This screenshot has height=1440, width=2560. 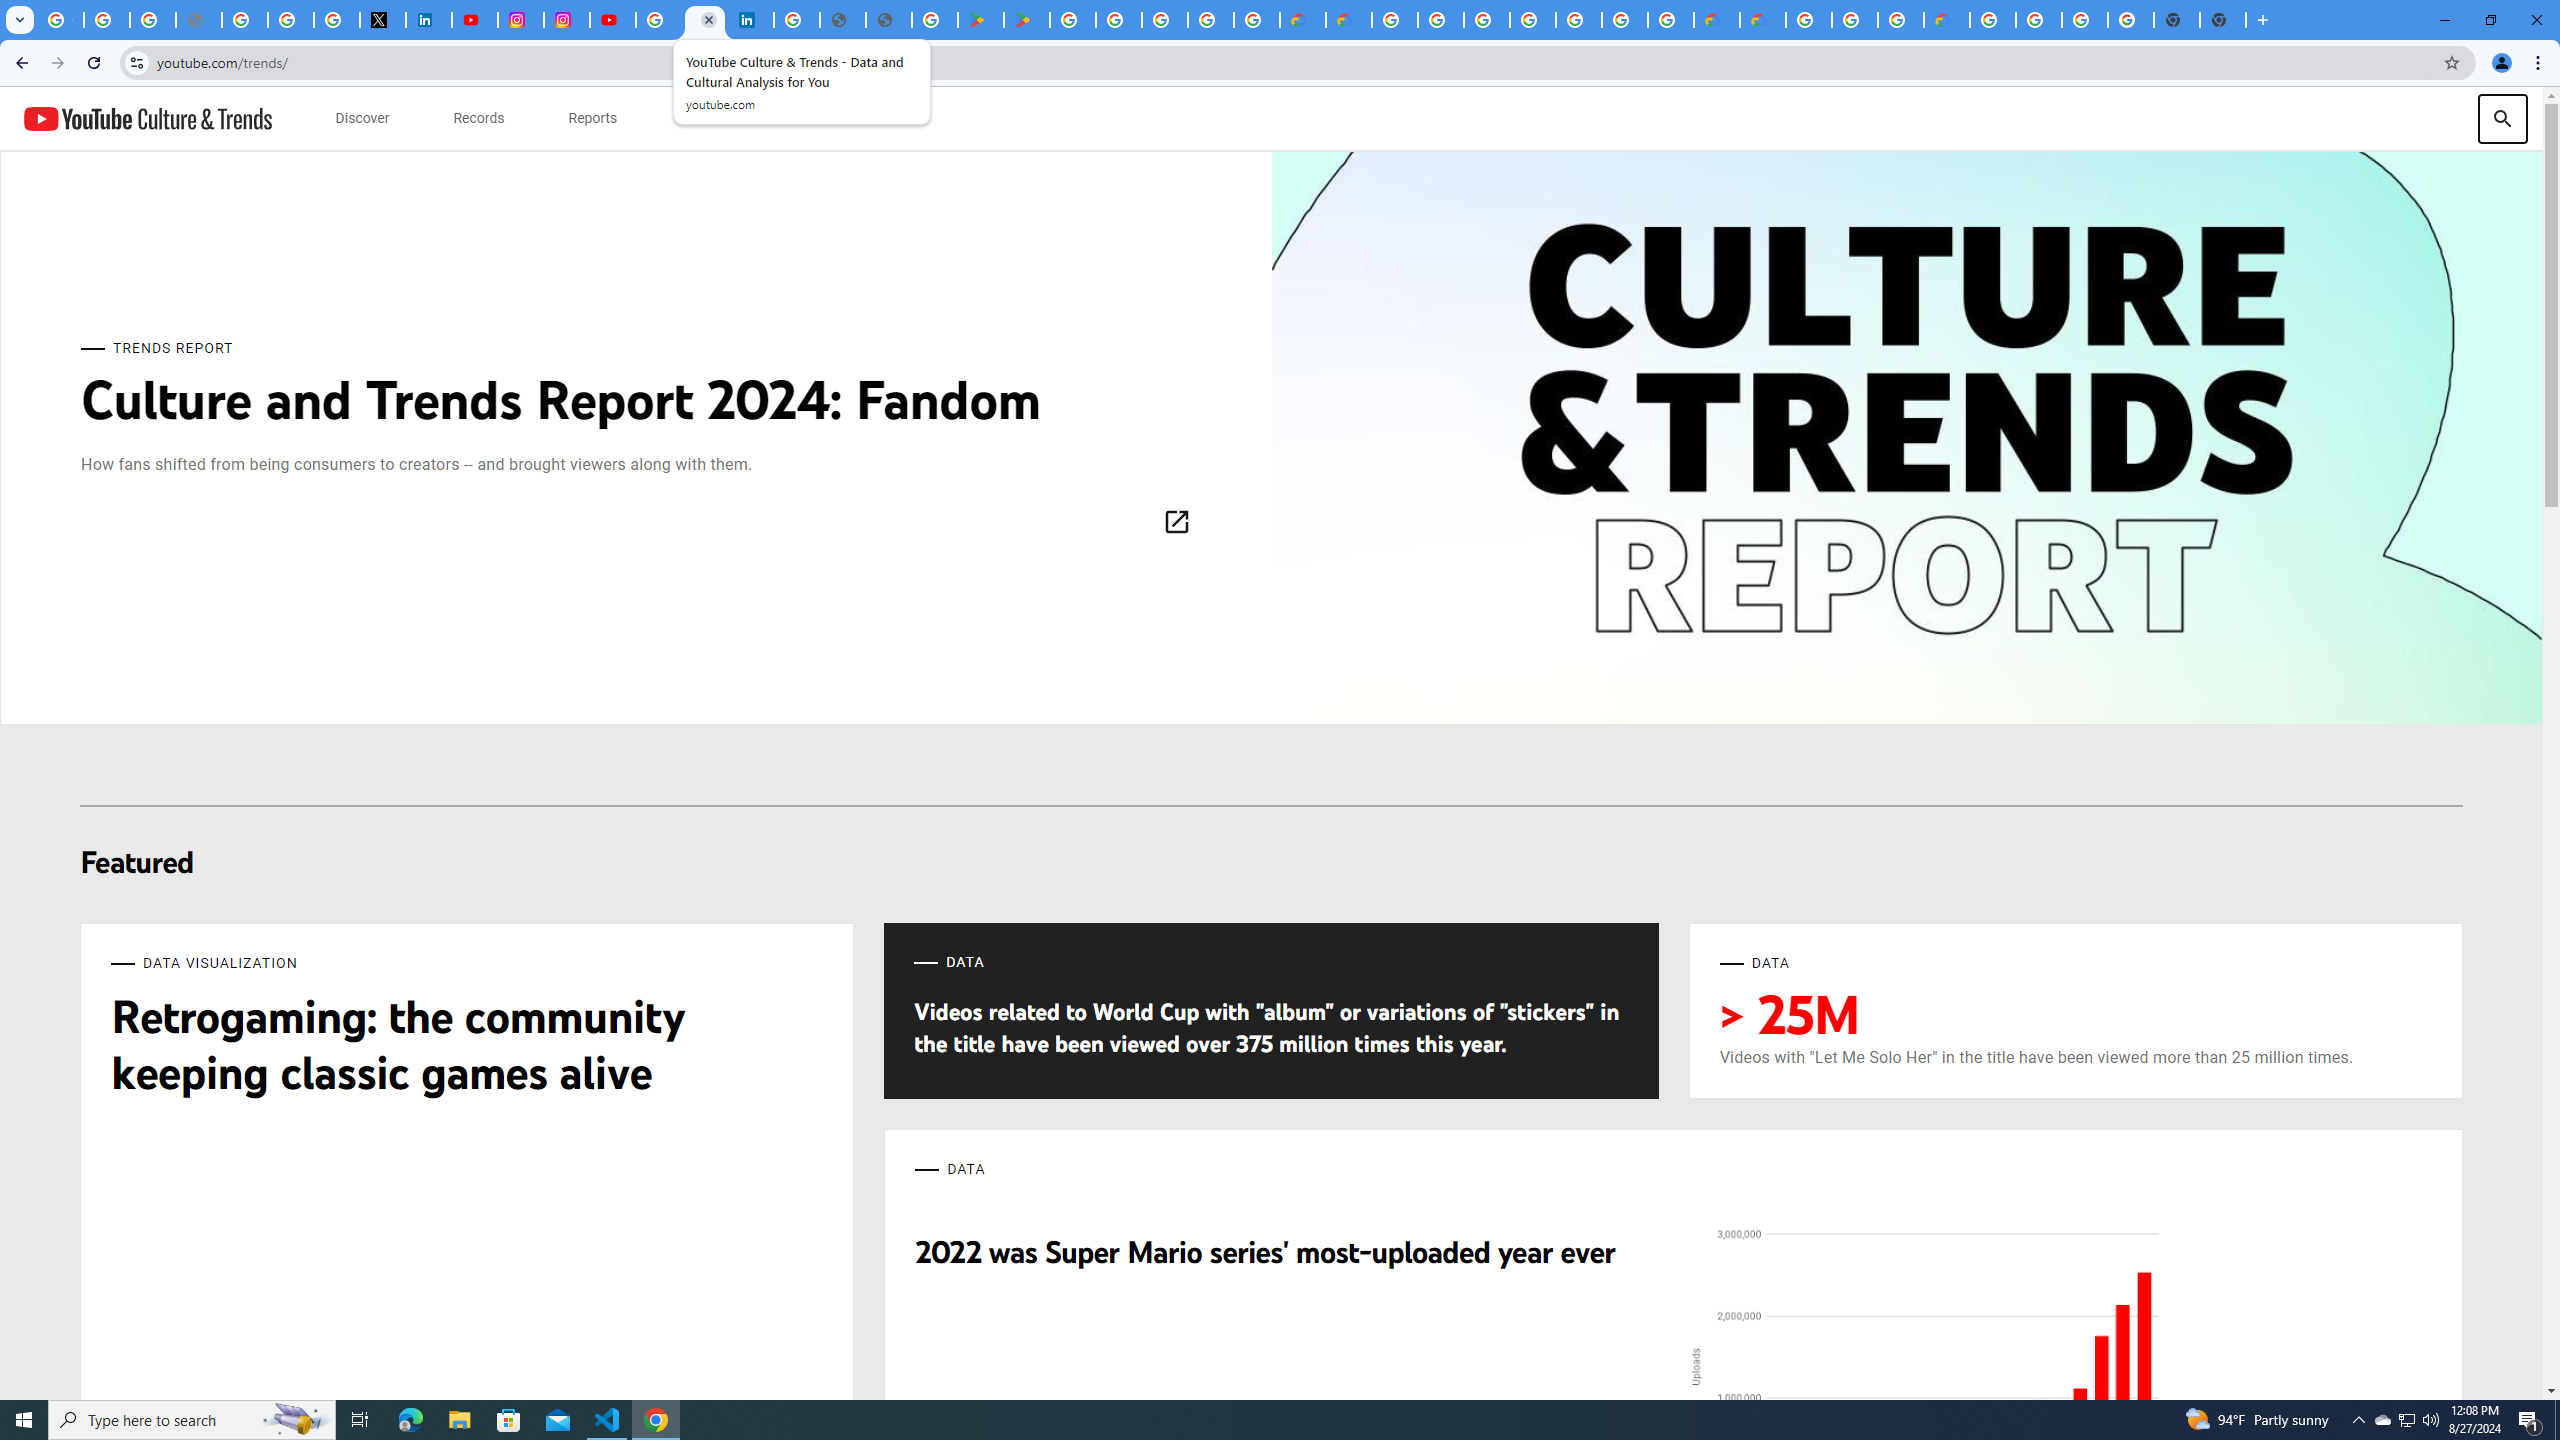 What do you see at coordinates (1945, 19) in the screenshot?
I see `'Google Cloud Service Health'` at bounding box center [1945, 19].